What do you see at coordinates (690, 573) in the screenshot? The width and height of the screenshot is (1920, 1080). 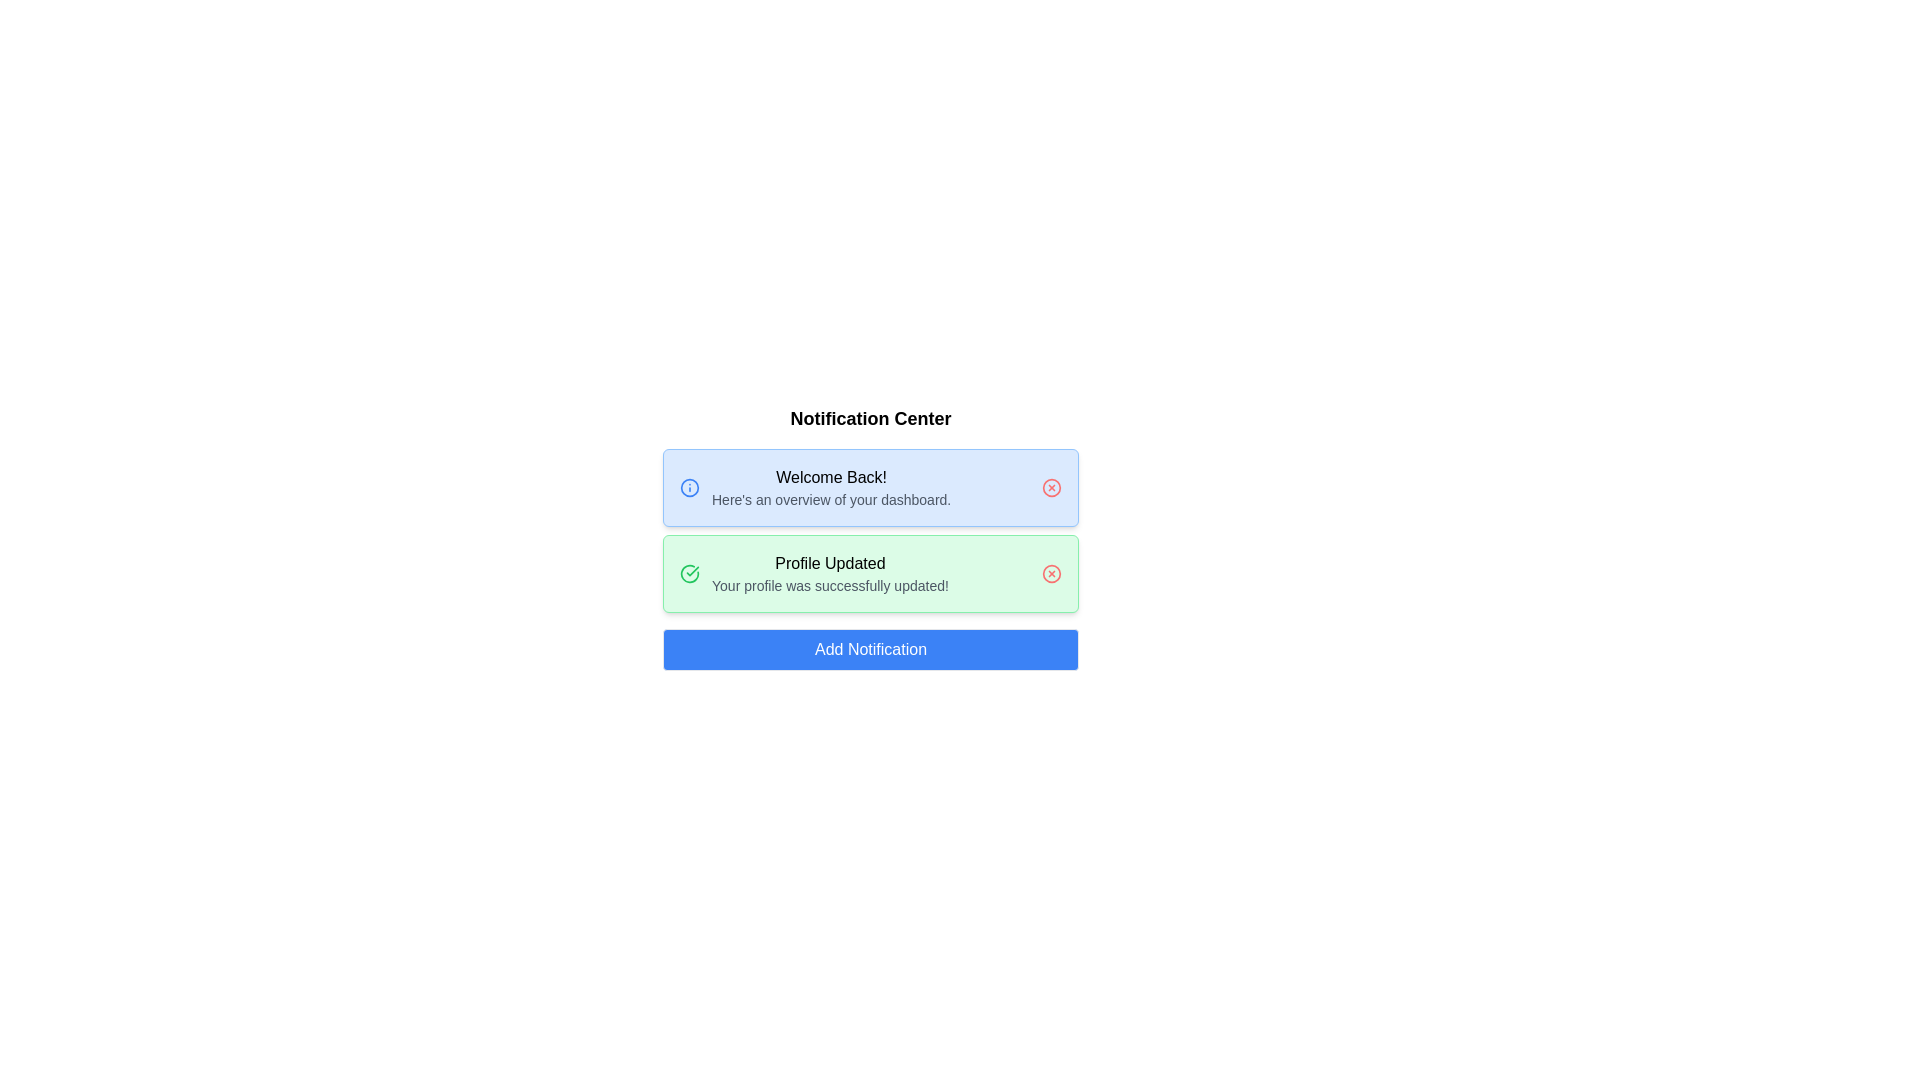 I see `the green circular checkmark icon located beside the text 'Profile Updated' in the notification area` at bounding box center [690, 573].